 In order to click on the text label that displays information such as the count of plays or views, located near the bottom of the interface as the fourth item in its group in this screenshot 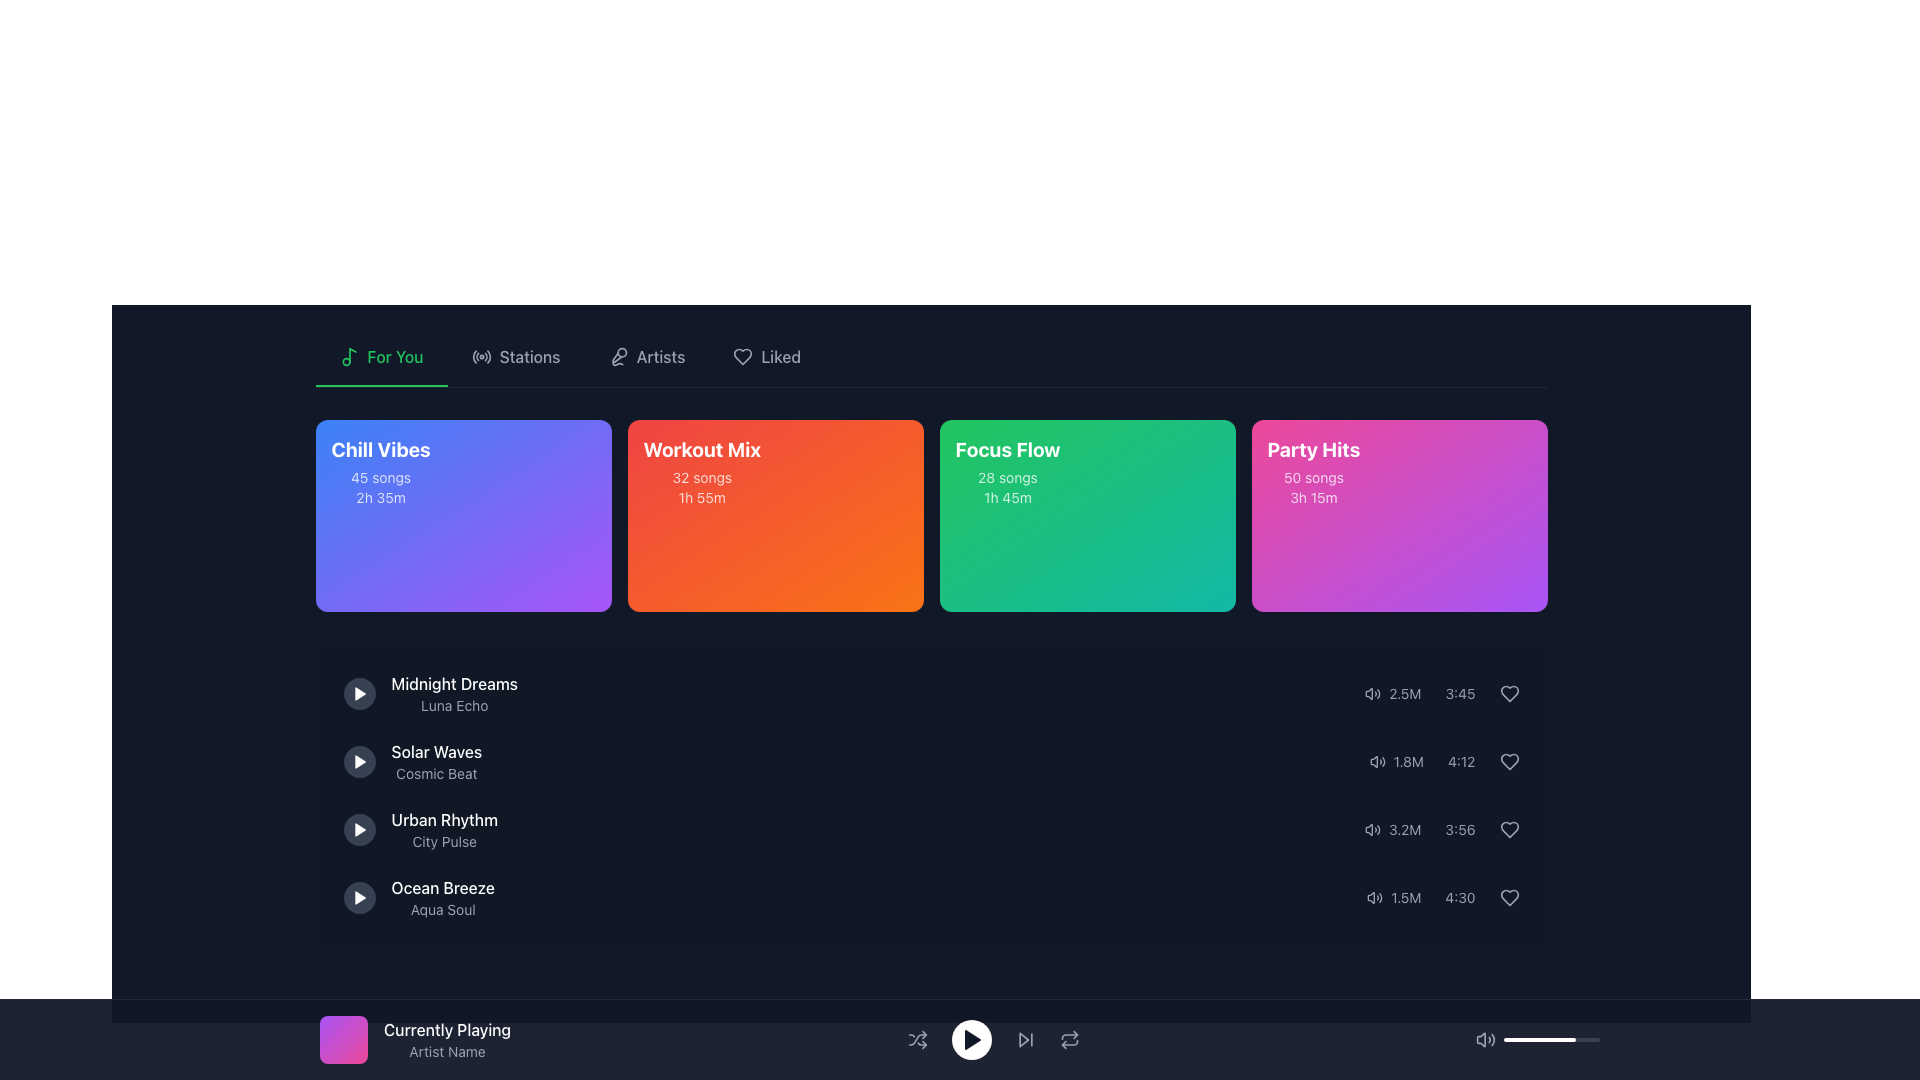, I will do `click(1405, 897)`.